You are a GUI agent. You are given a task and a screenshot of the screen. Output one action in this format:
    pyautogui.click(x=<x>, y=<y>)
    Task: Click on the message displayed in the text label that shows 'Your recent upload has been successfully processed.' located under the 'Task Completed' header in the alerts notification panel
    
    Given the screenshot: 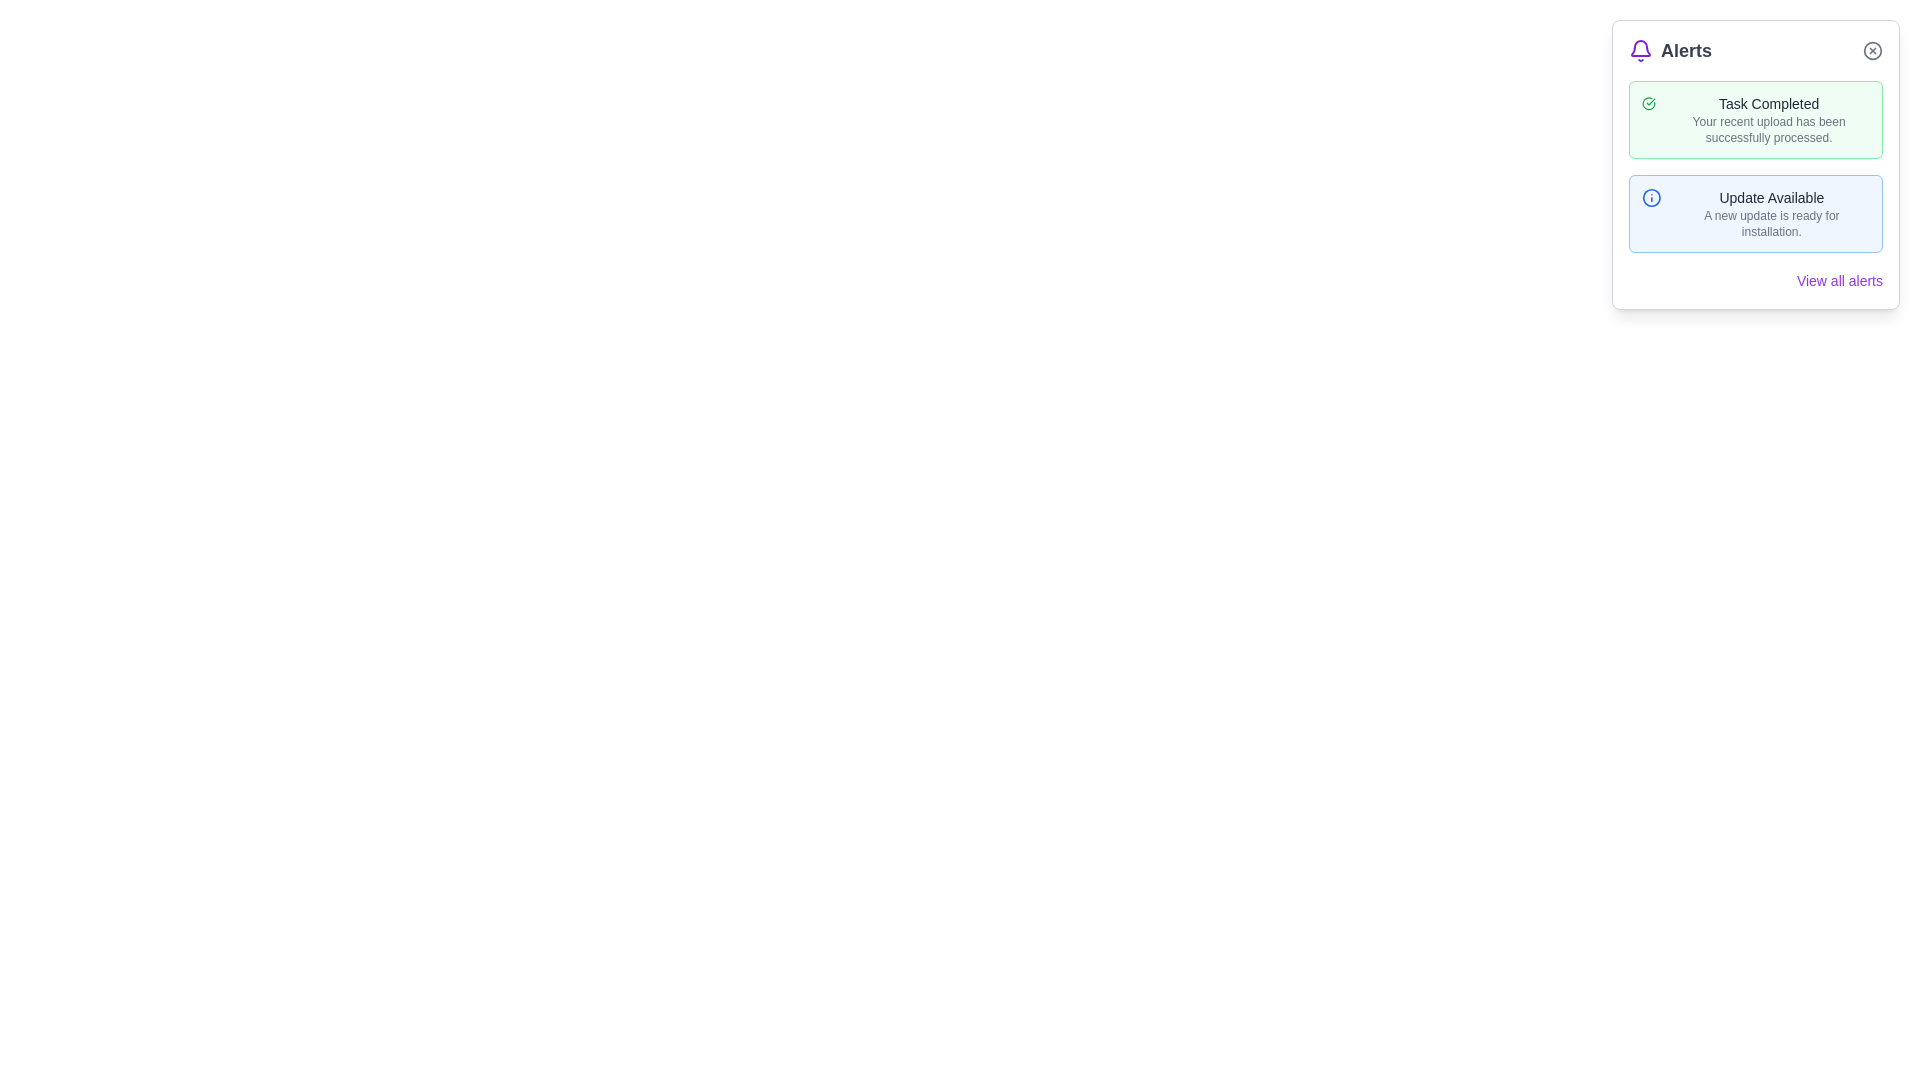 What is the action you would take?
    pyautogui.click(x=1769, y=130)
    